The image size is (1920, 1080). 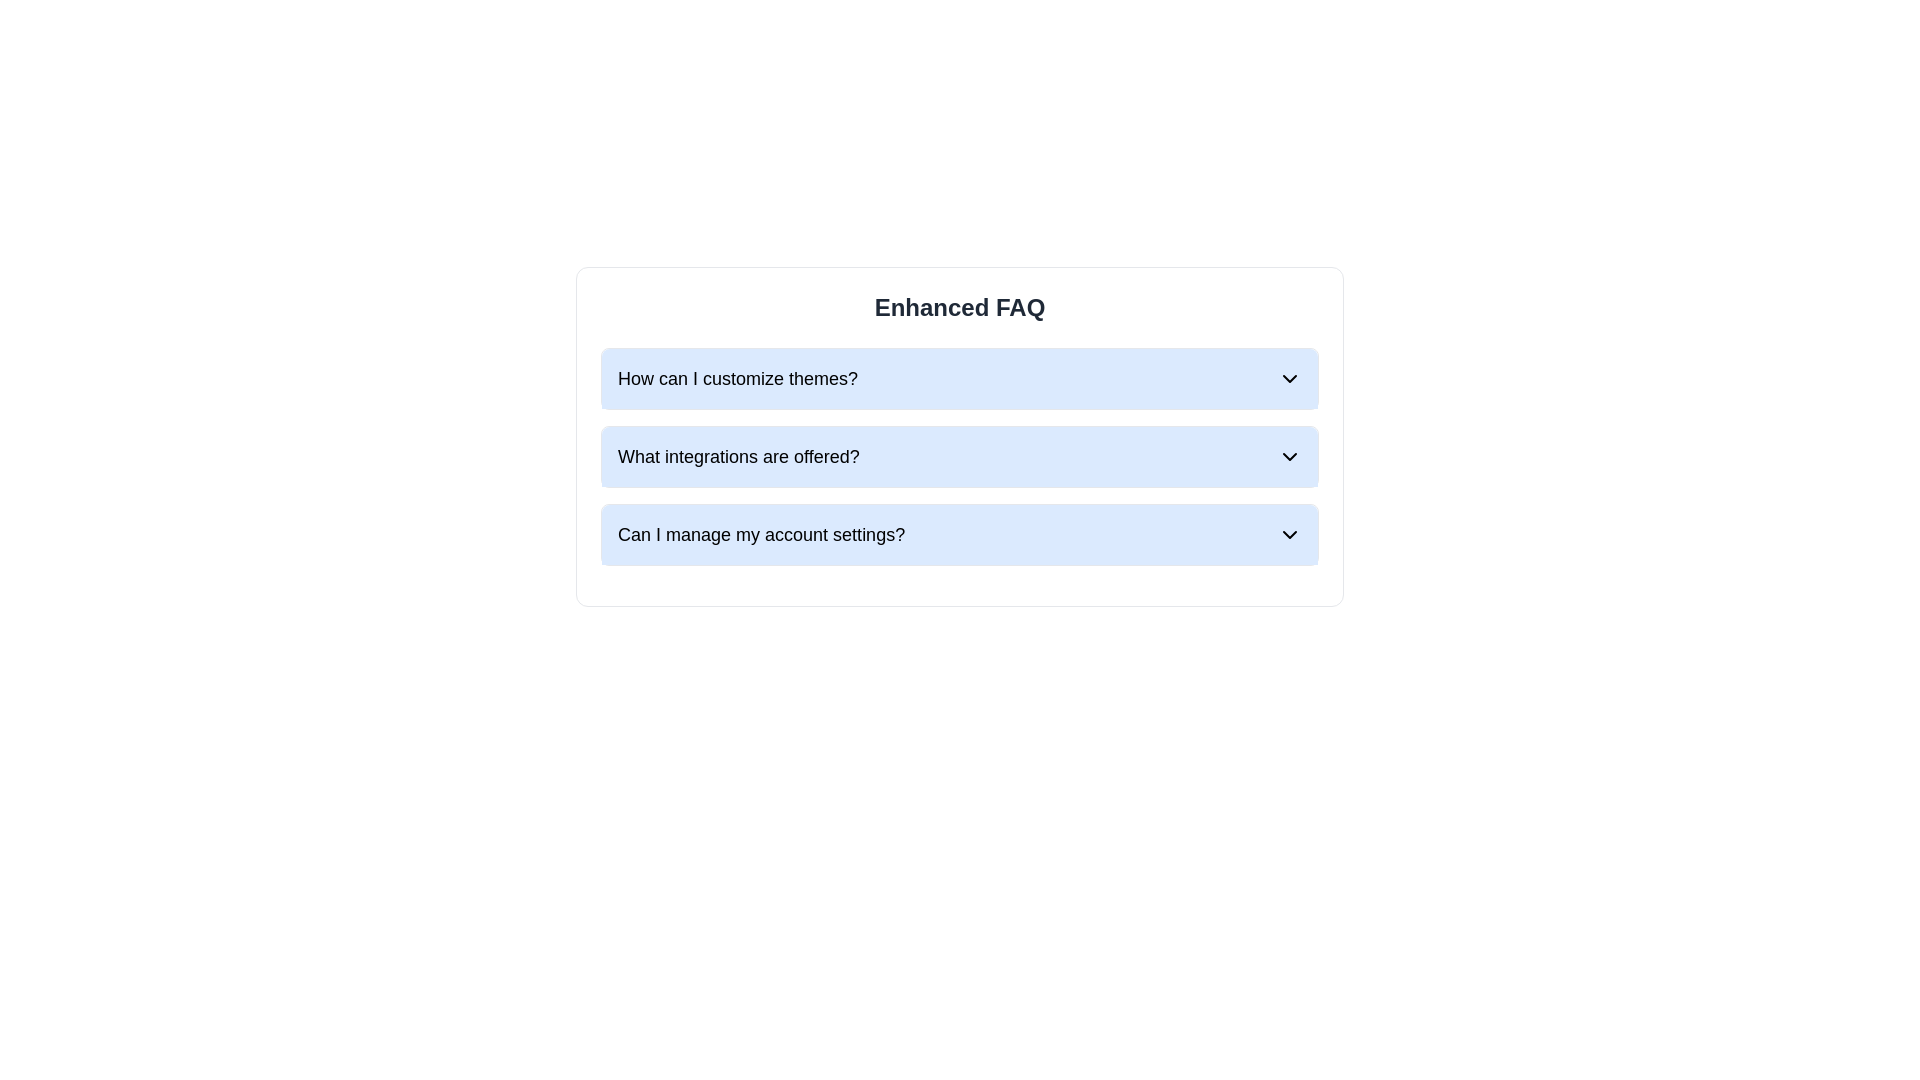 I want to click on the downward-facing chevron icon located in a light blue rounded rectangle, which is positioned at the top-right corner next to the text 'Can I manage my account settings?', so click(x=1290, y=534).